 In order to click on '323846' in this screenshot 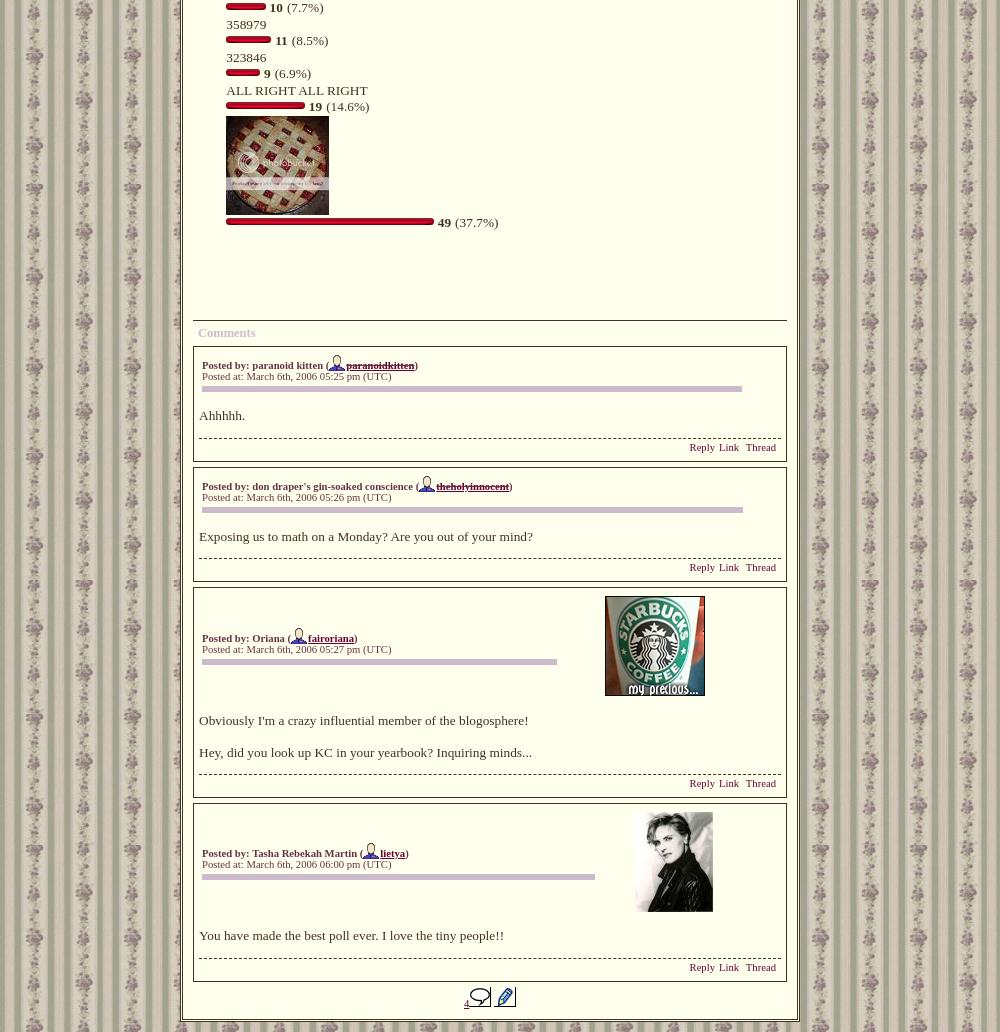, I will do `click(245, 56)`.